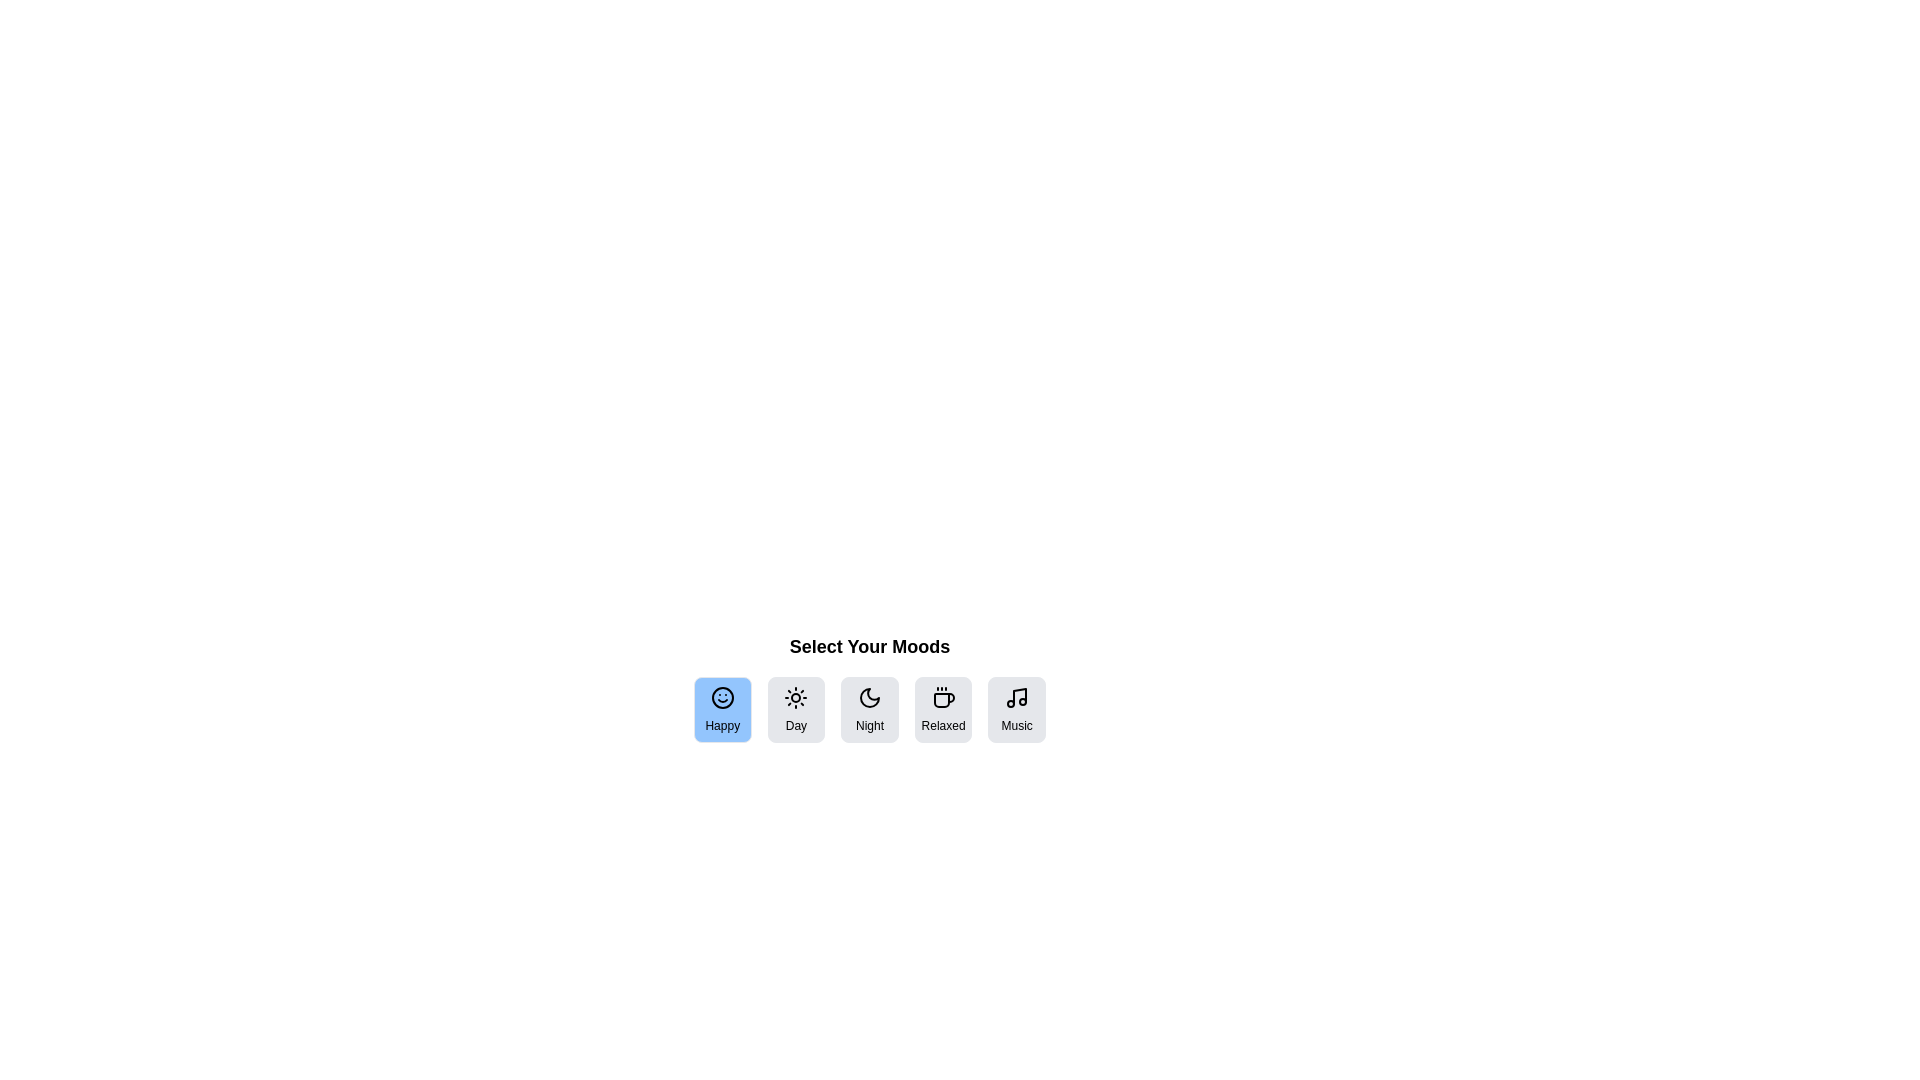 The width and height of the screenshot is (1920, 1080). What do you see at coordinates (869, 697) in the screenshot?
I see `the crescent moon icon above the 'Night' text` at bounding box center [869, 697].